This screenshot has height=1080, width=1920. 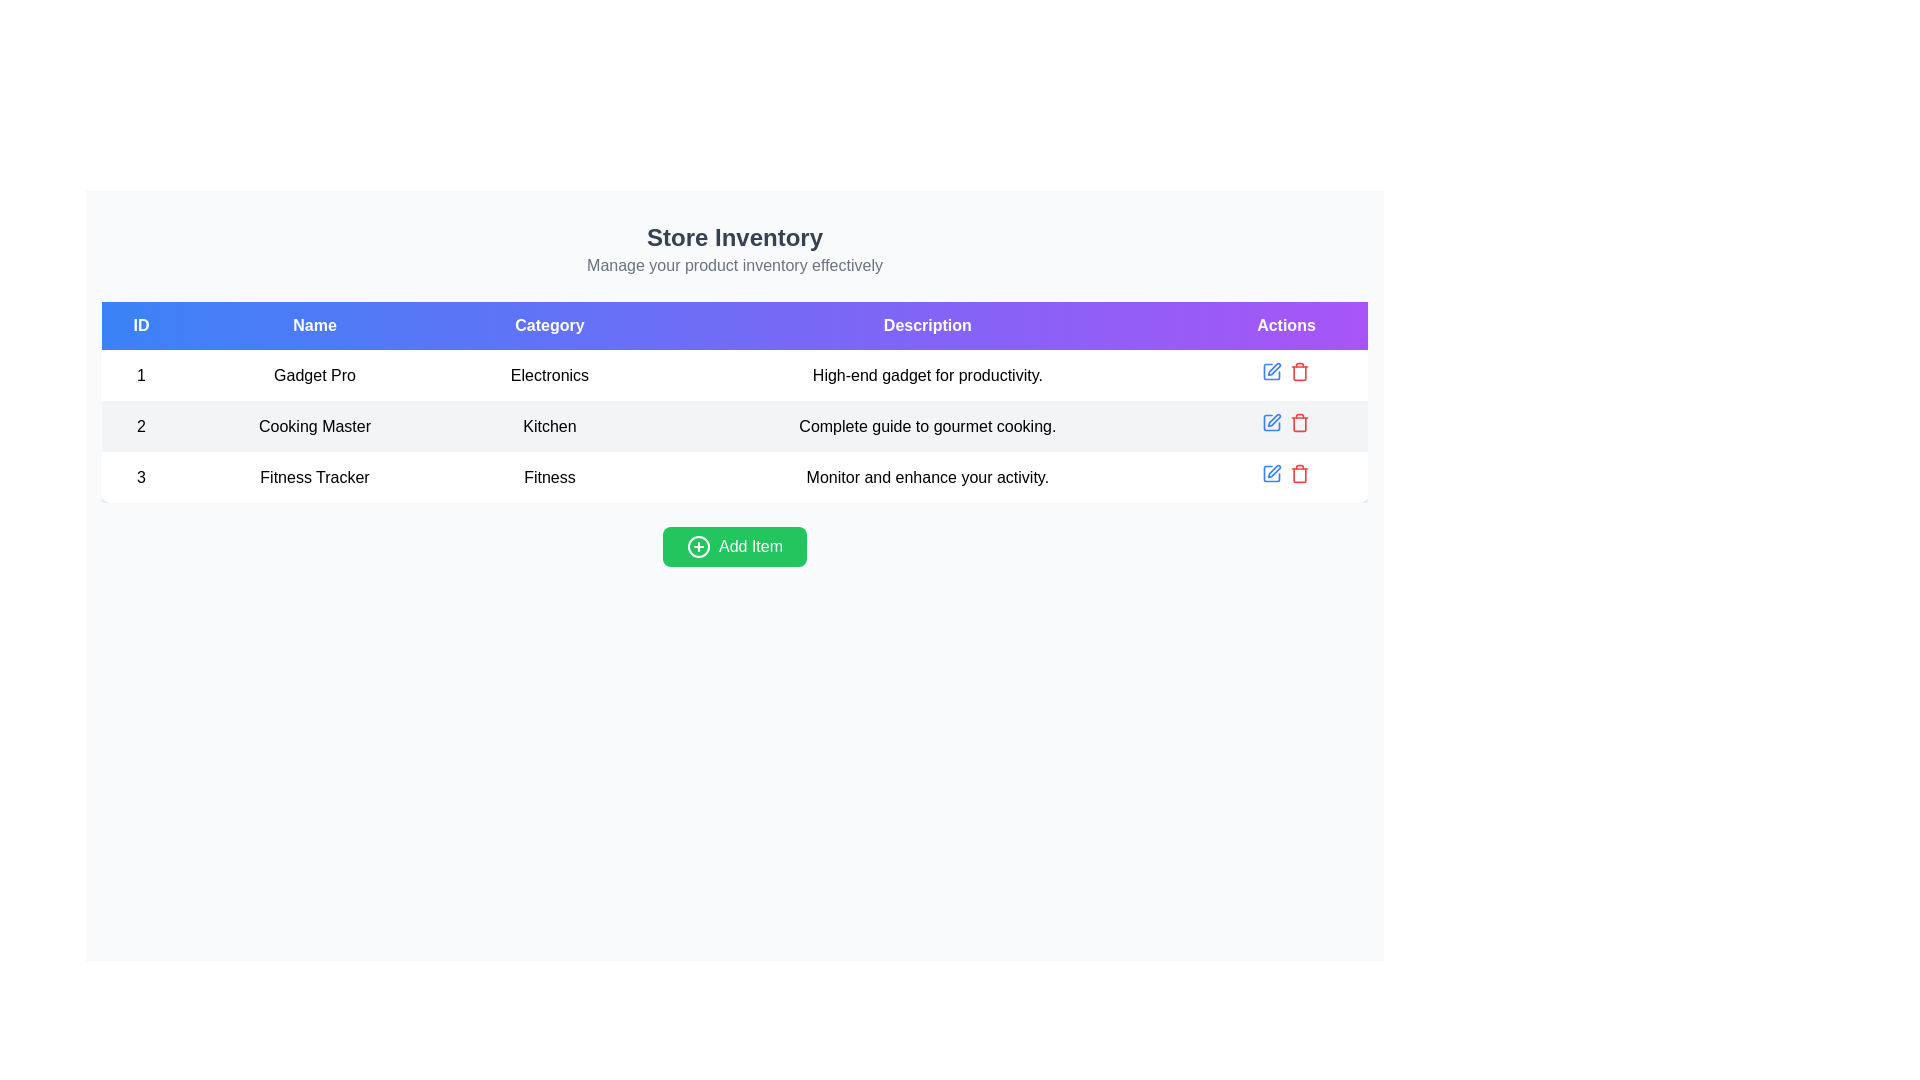 I want to click on the second row in the product listing table, which contains information about a product and is identified by the ID value of '2', so click(x=733, y=425).